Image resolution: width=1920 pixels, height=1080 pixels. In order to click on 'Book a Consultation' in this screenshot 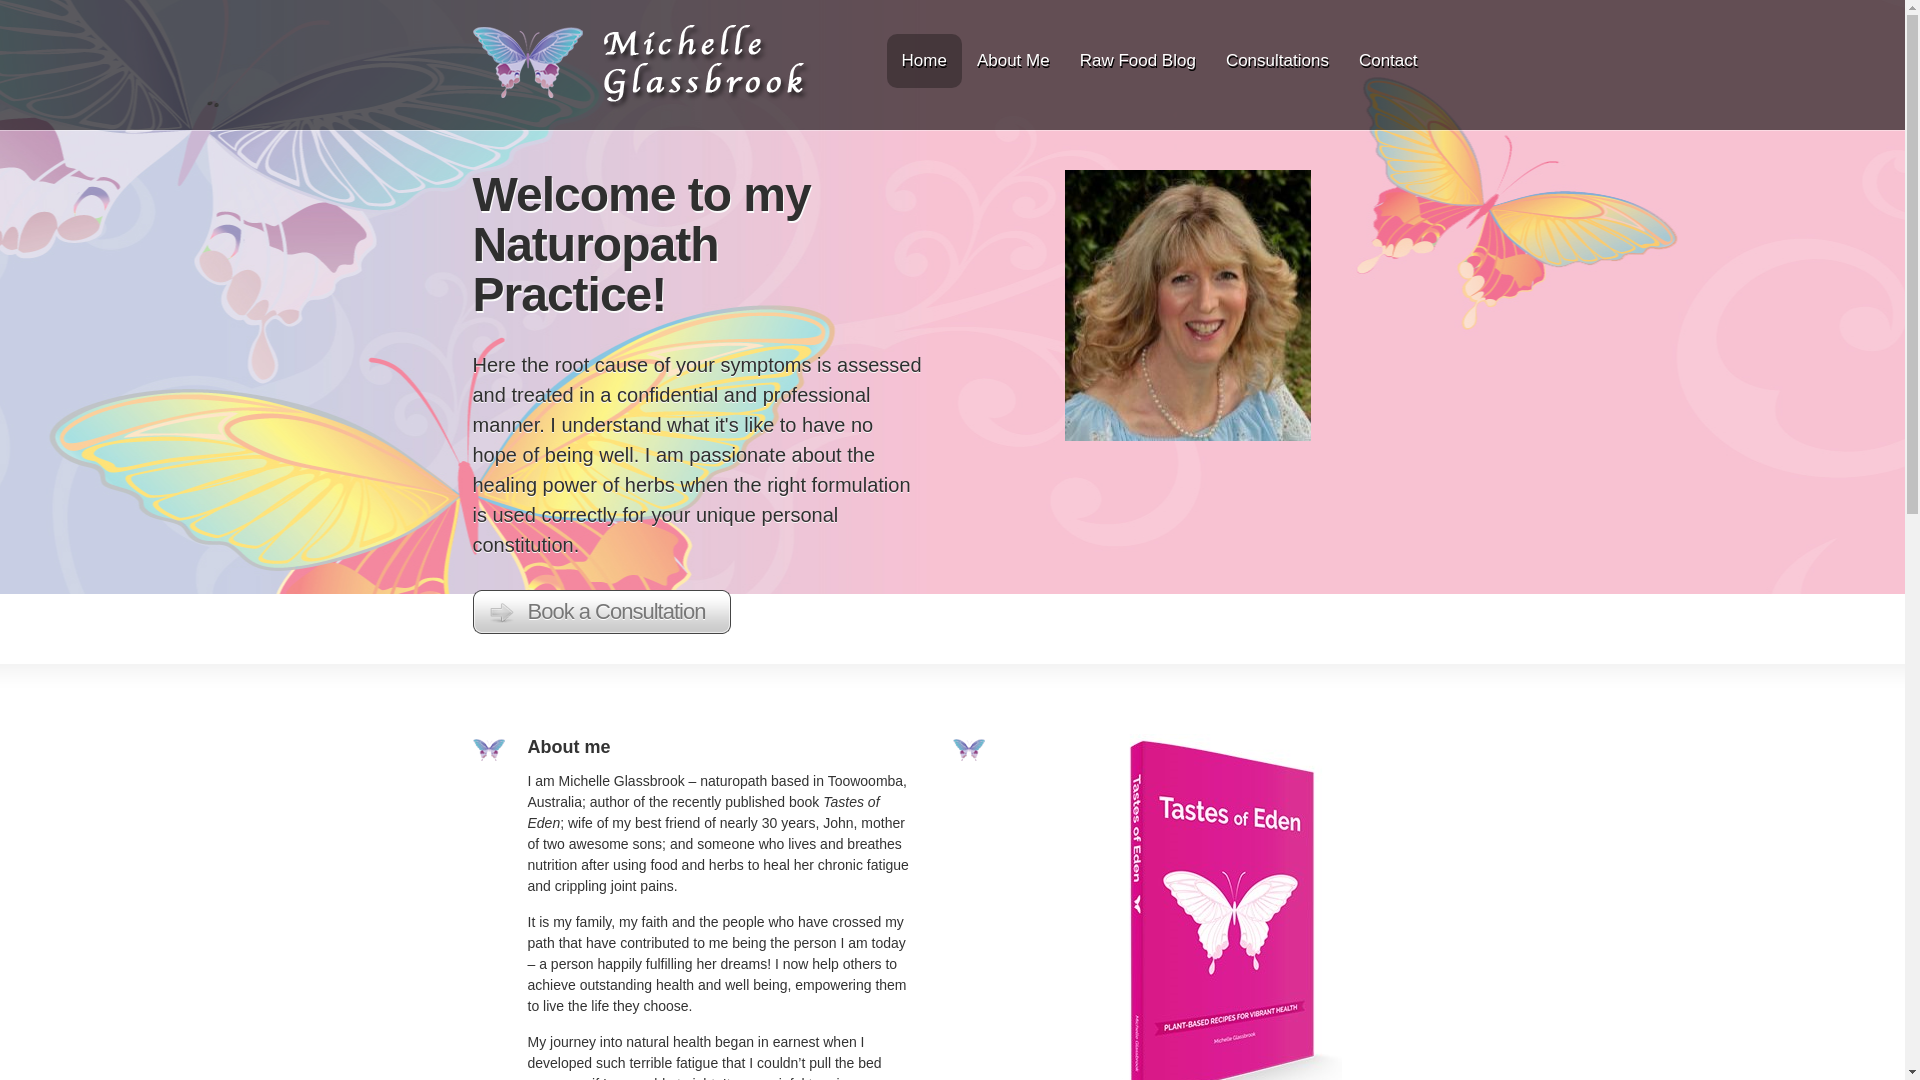, I will do `click(600, 611)`.